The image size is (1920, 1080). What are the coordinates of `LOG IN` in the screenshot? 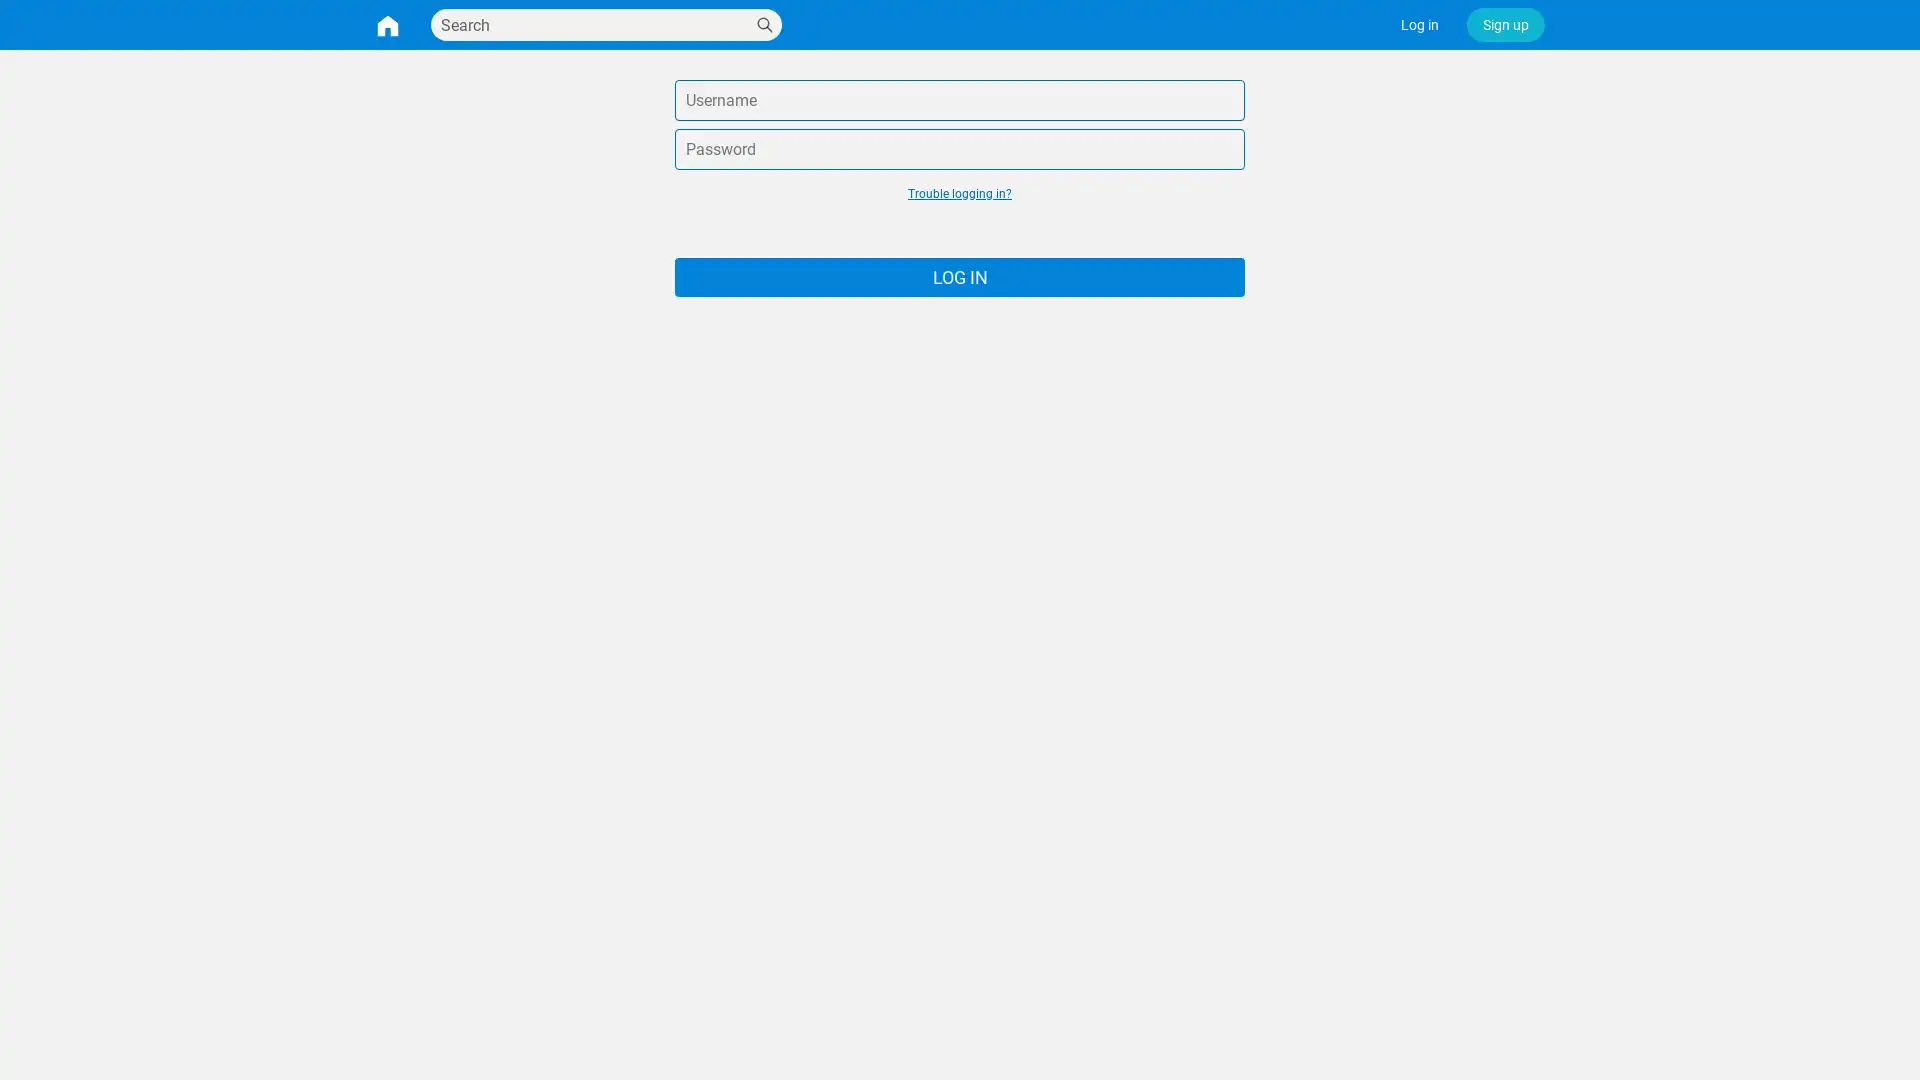 It's located at (960, 277).